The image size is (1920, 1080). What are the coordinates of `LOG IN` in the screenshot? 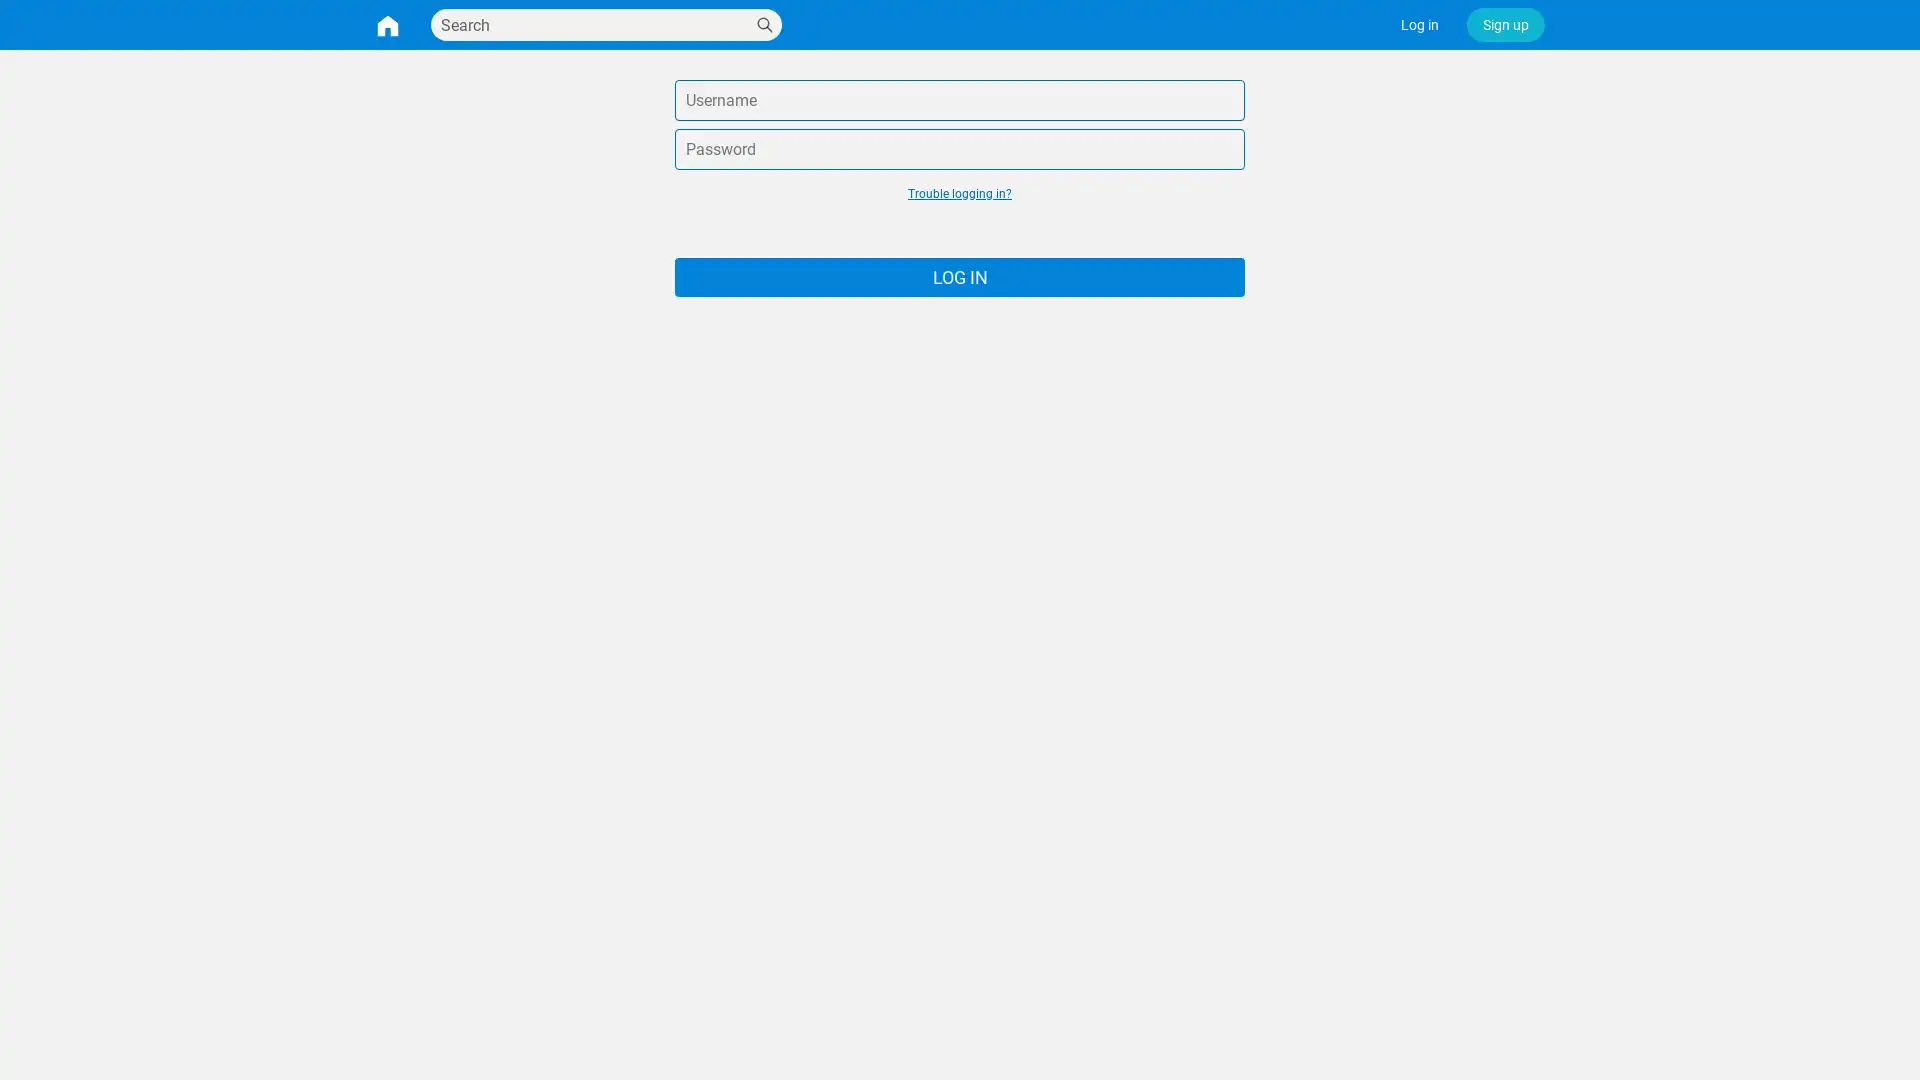 It's located at (960, 277).